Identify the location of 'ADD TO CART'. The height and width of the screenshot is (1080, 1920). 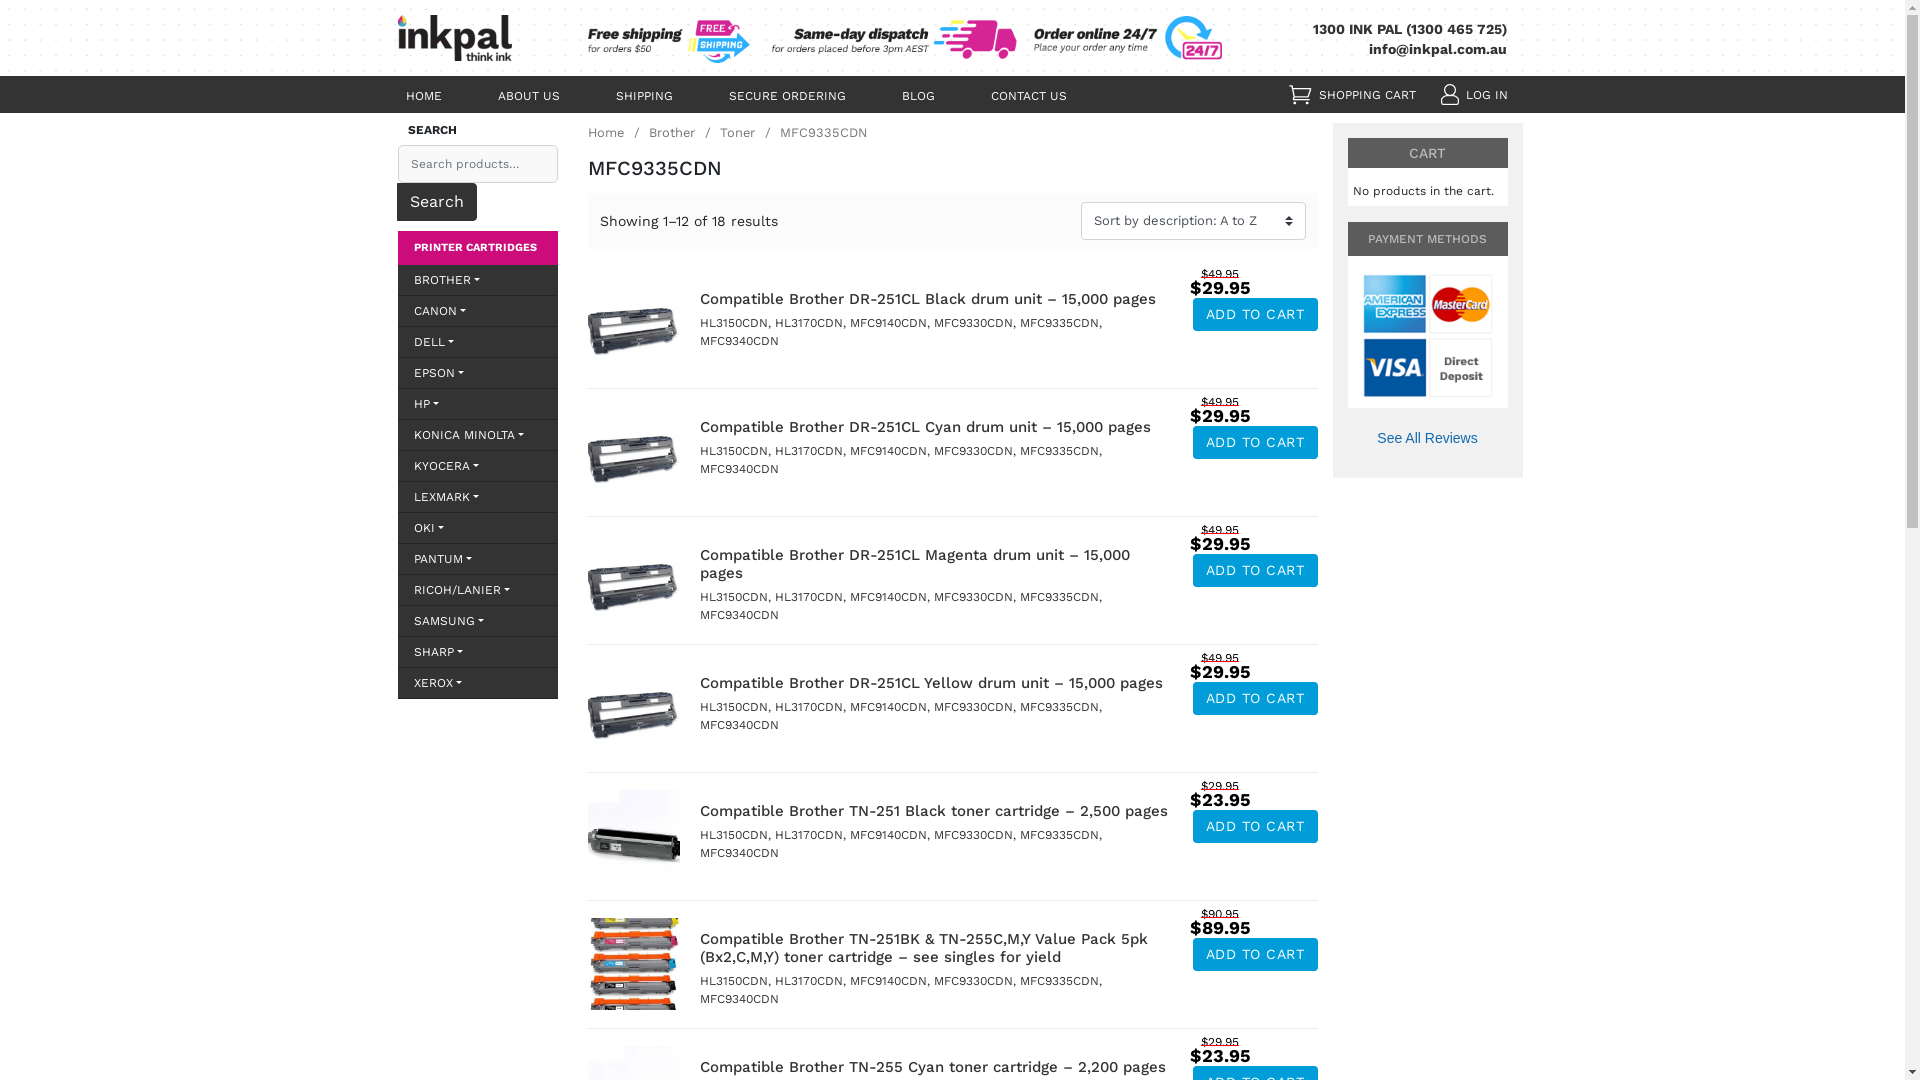
(1253, 826).